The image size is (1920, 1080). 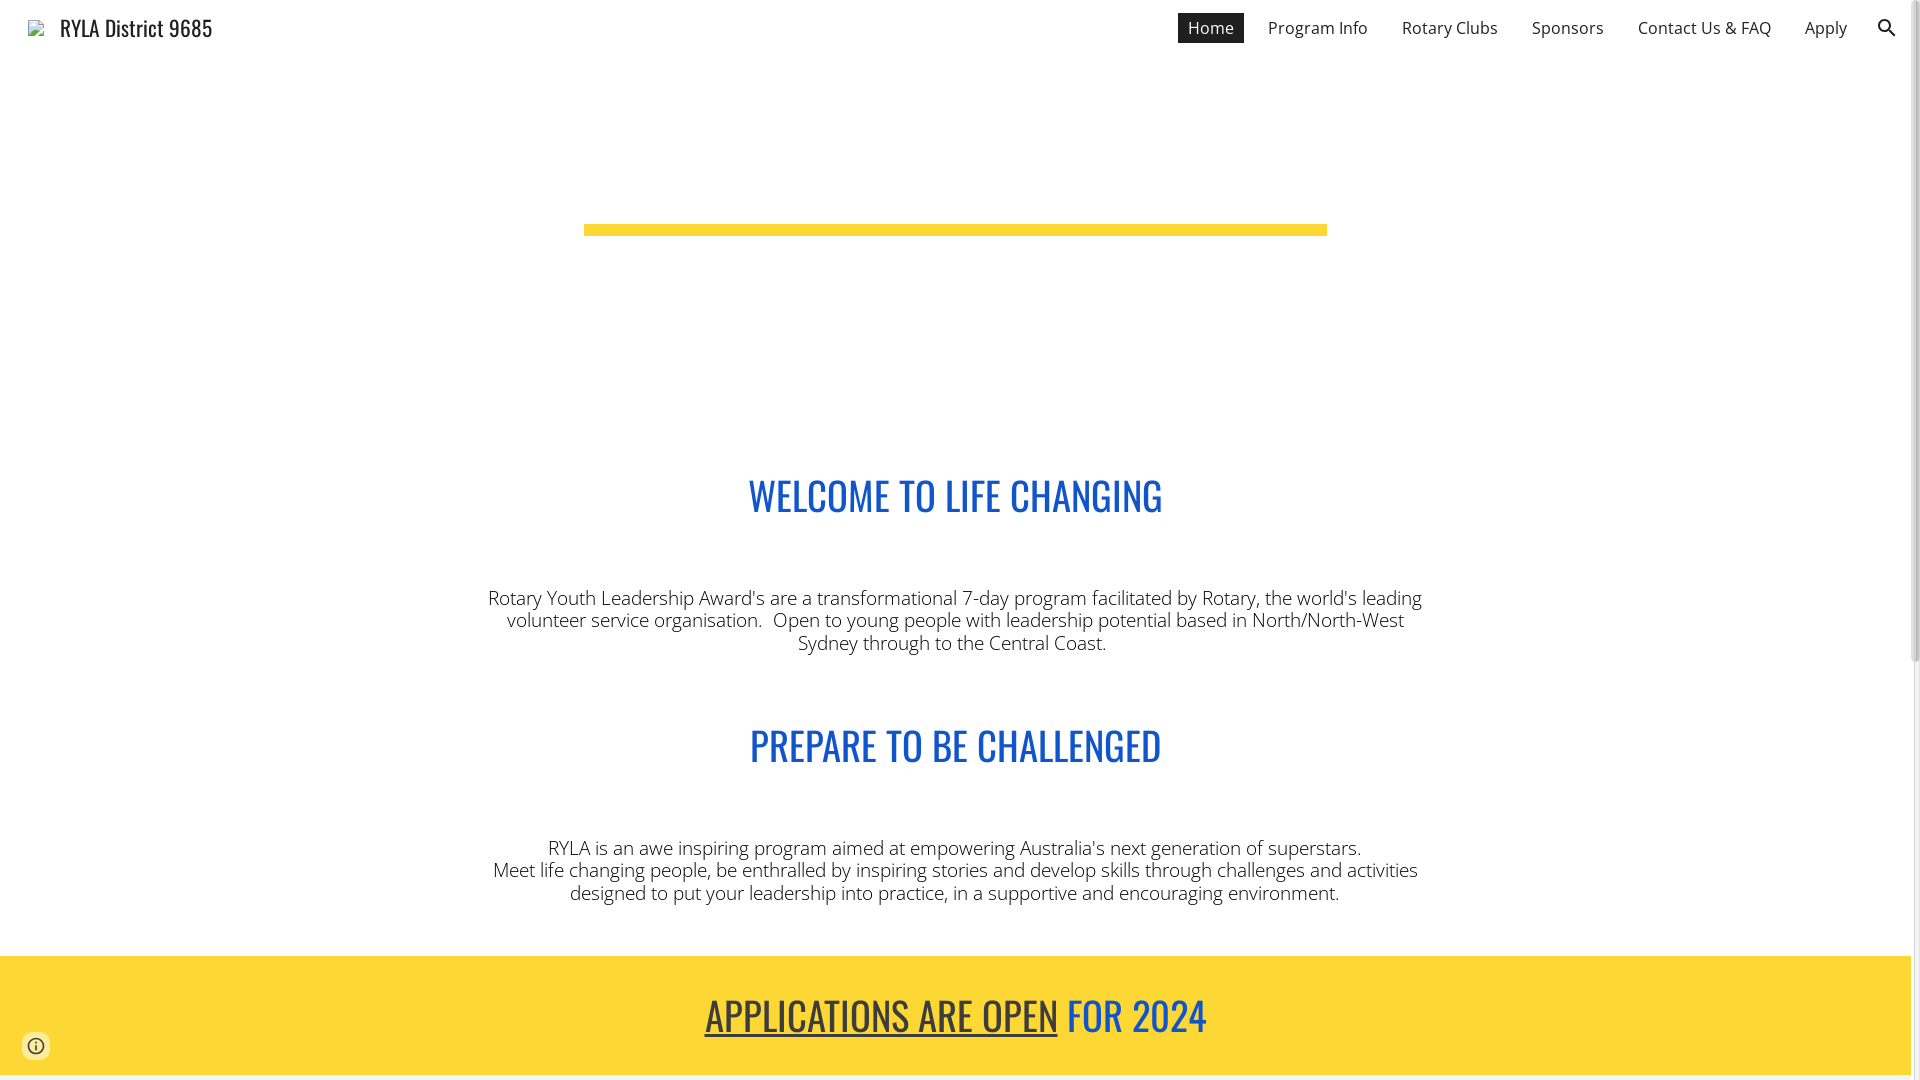 I want to click on 'RYLA District 9685', so click(x=119, y=24).